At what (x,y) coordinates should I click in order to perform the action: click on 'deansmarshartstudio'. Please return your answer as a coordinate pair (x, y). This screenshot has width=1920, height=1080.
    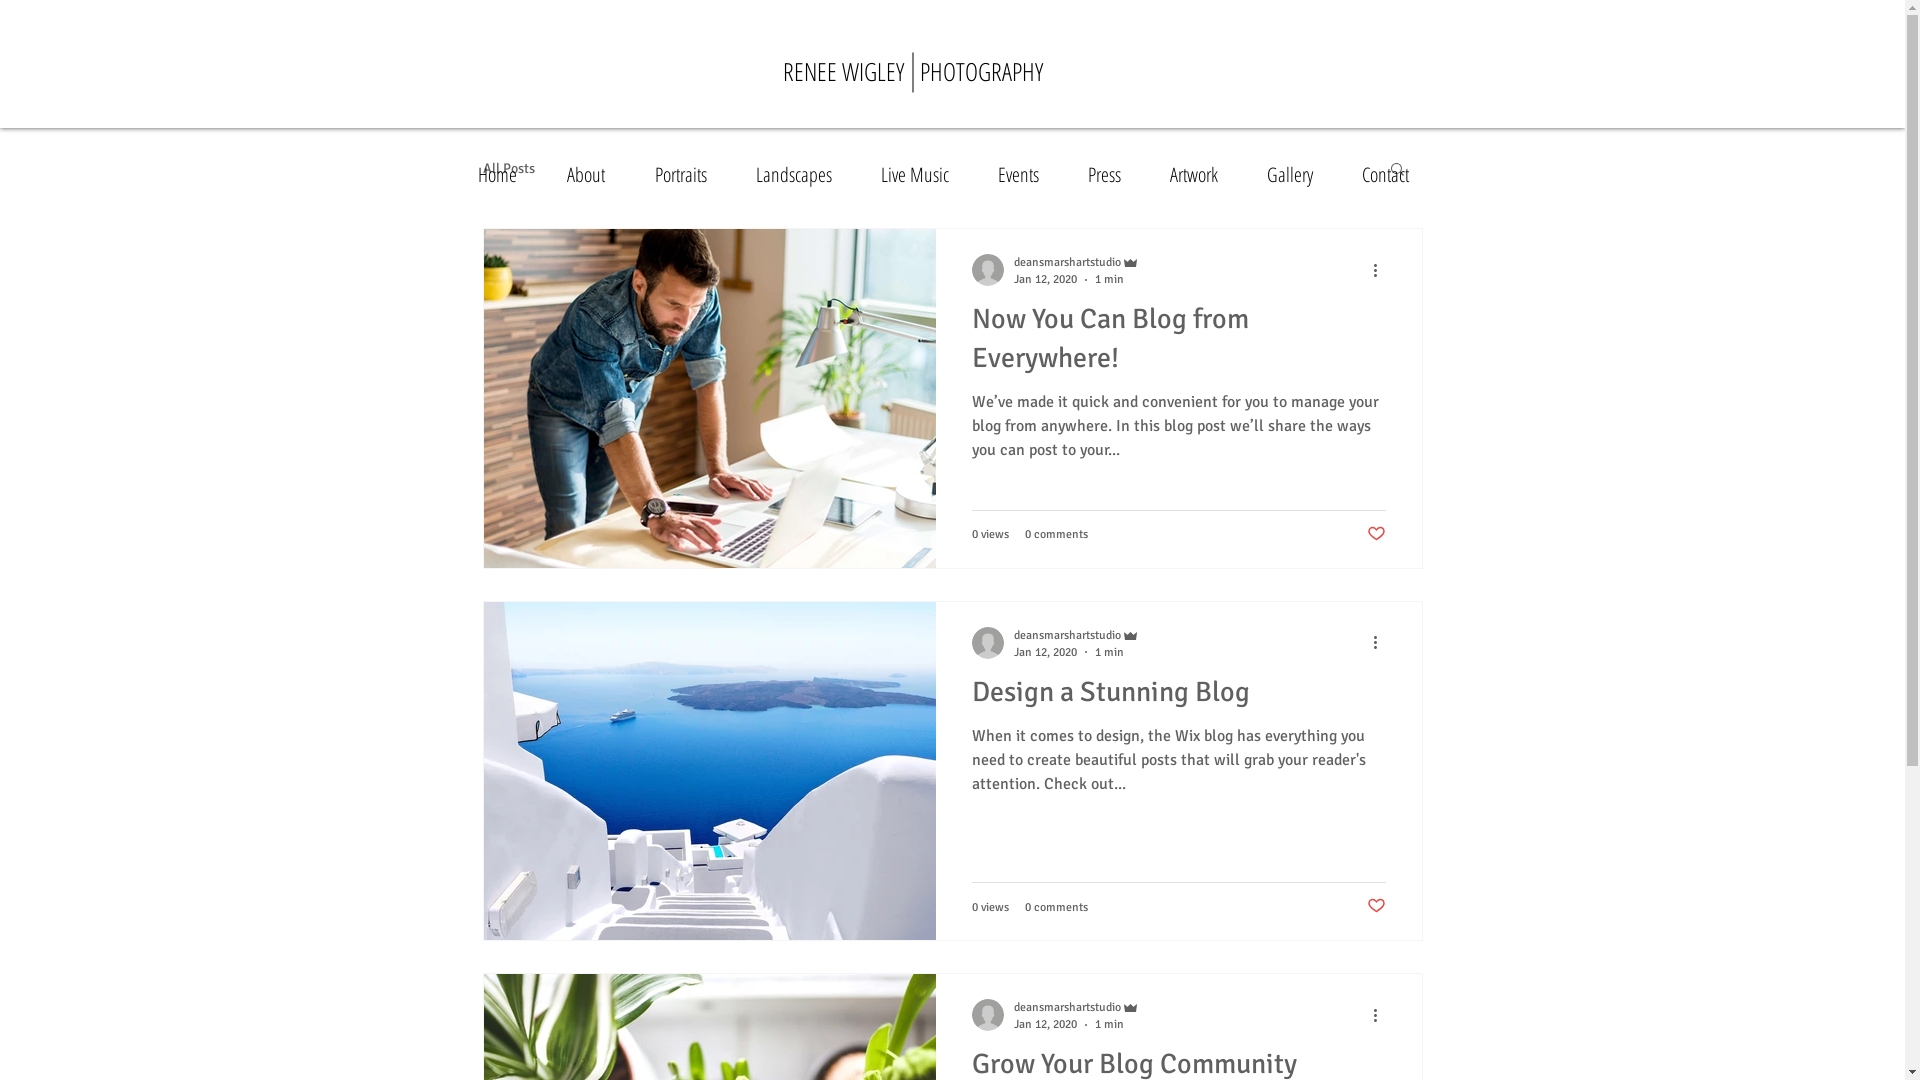
    Looking at the image, I should click on (1075, 1007).